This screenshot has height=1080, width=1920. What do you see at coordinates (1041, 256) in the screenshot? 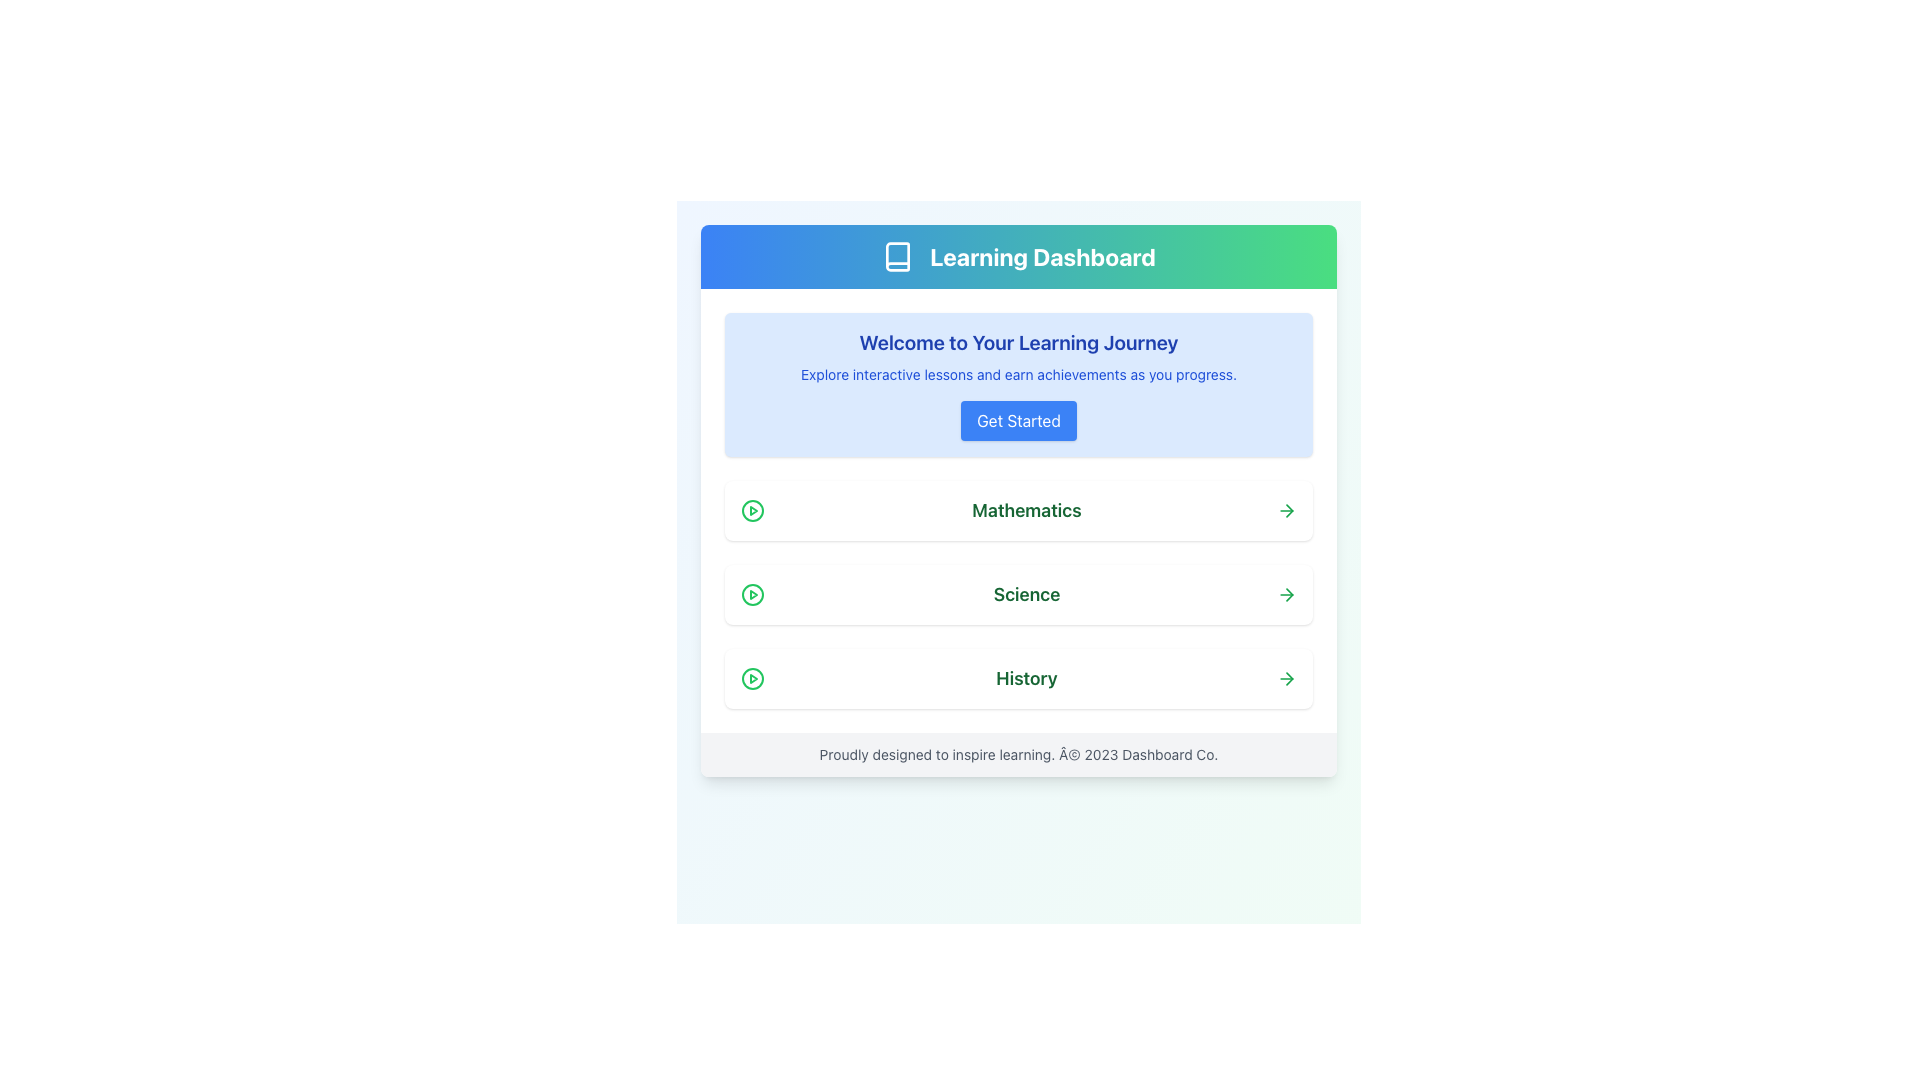
I see `the 'Learning Dashboard' text label located in the header section, which is displayed in bold, large font against a gradient background` at bounding box center [1041, 256].